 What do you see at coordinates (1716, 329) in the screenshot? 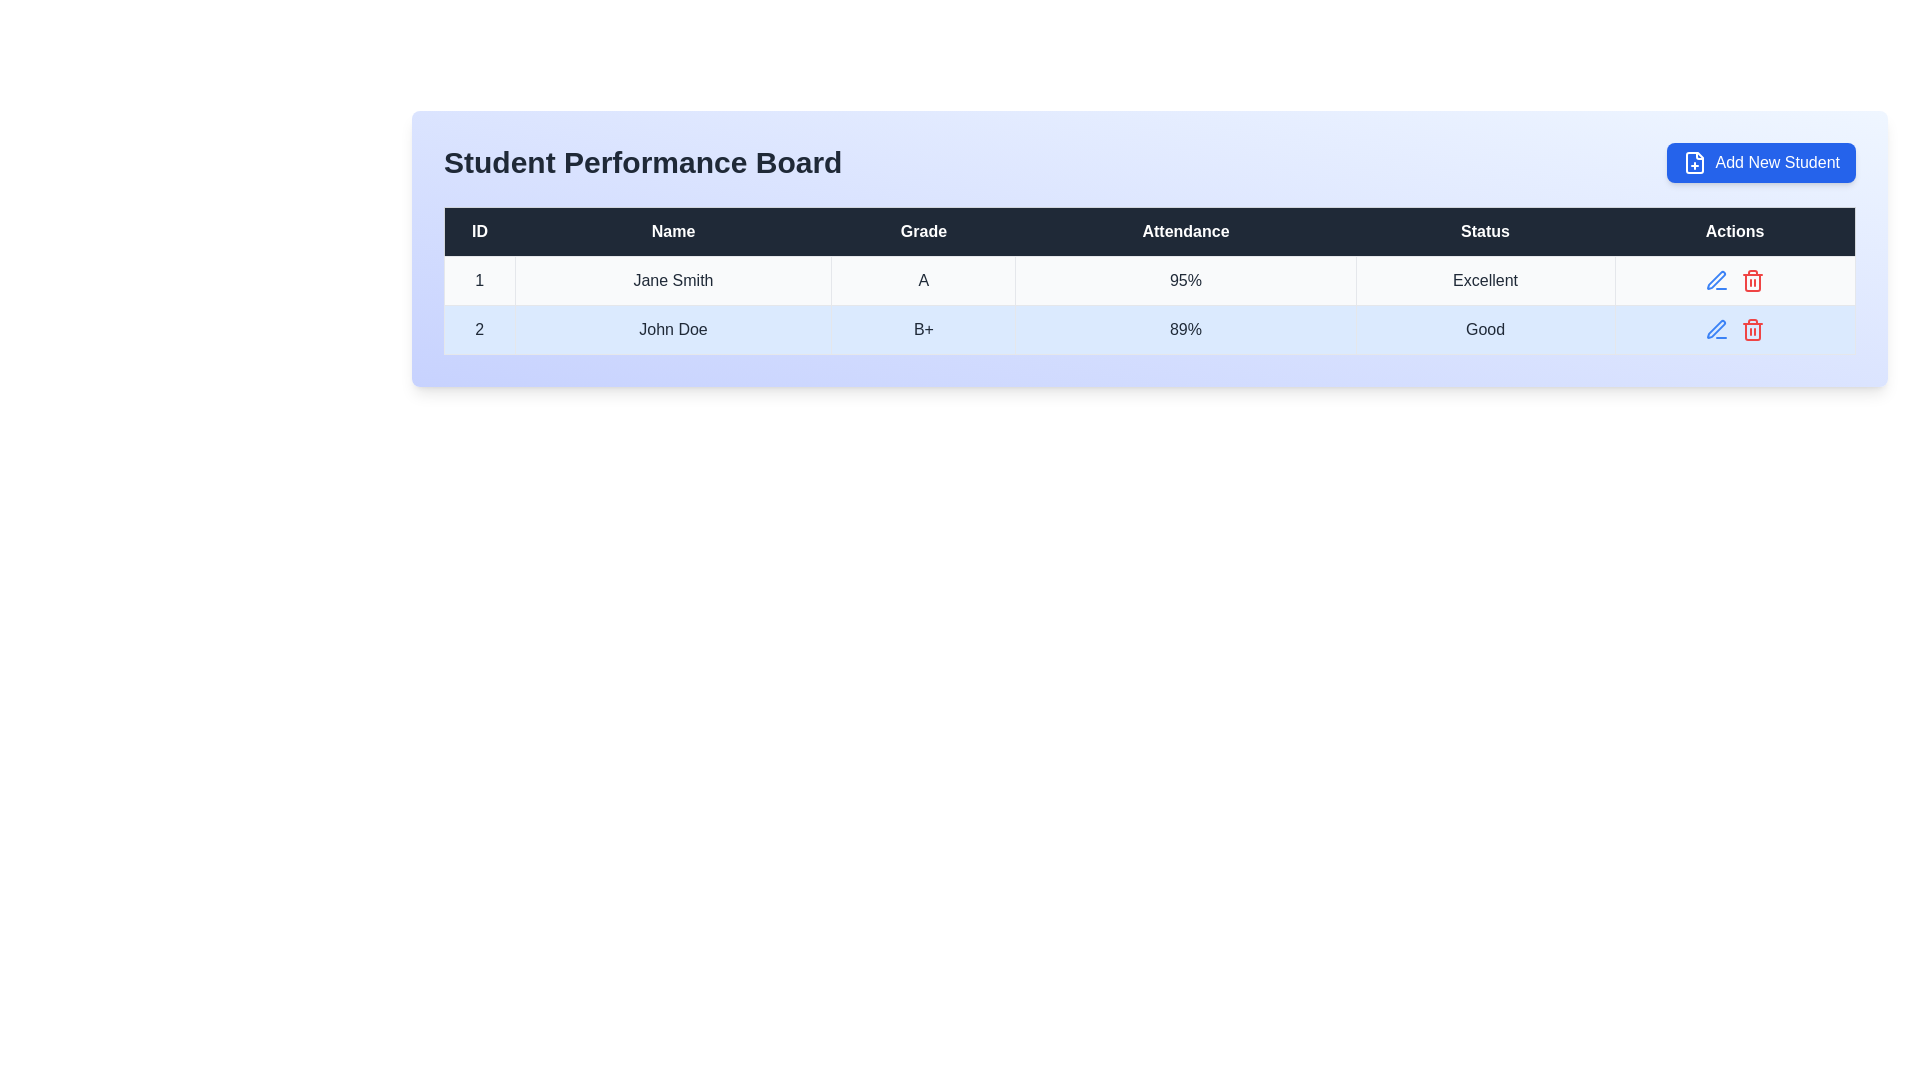
I see `the editing icon button located in the last column of the second row in the 'Student Performance Board' table to change its color` at bounding box center [1716, 329].